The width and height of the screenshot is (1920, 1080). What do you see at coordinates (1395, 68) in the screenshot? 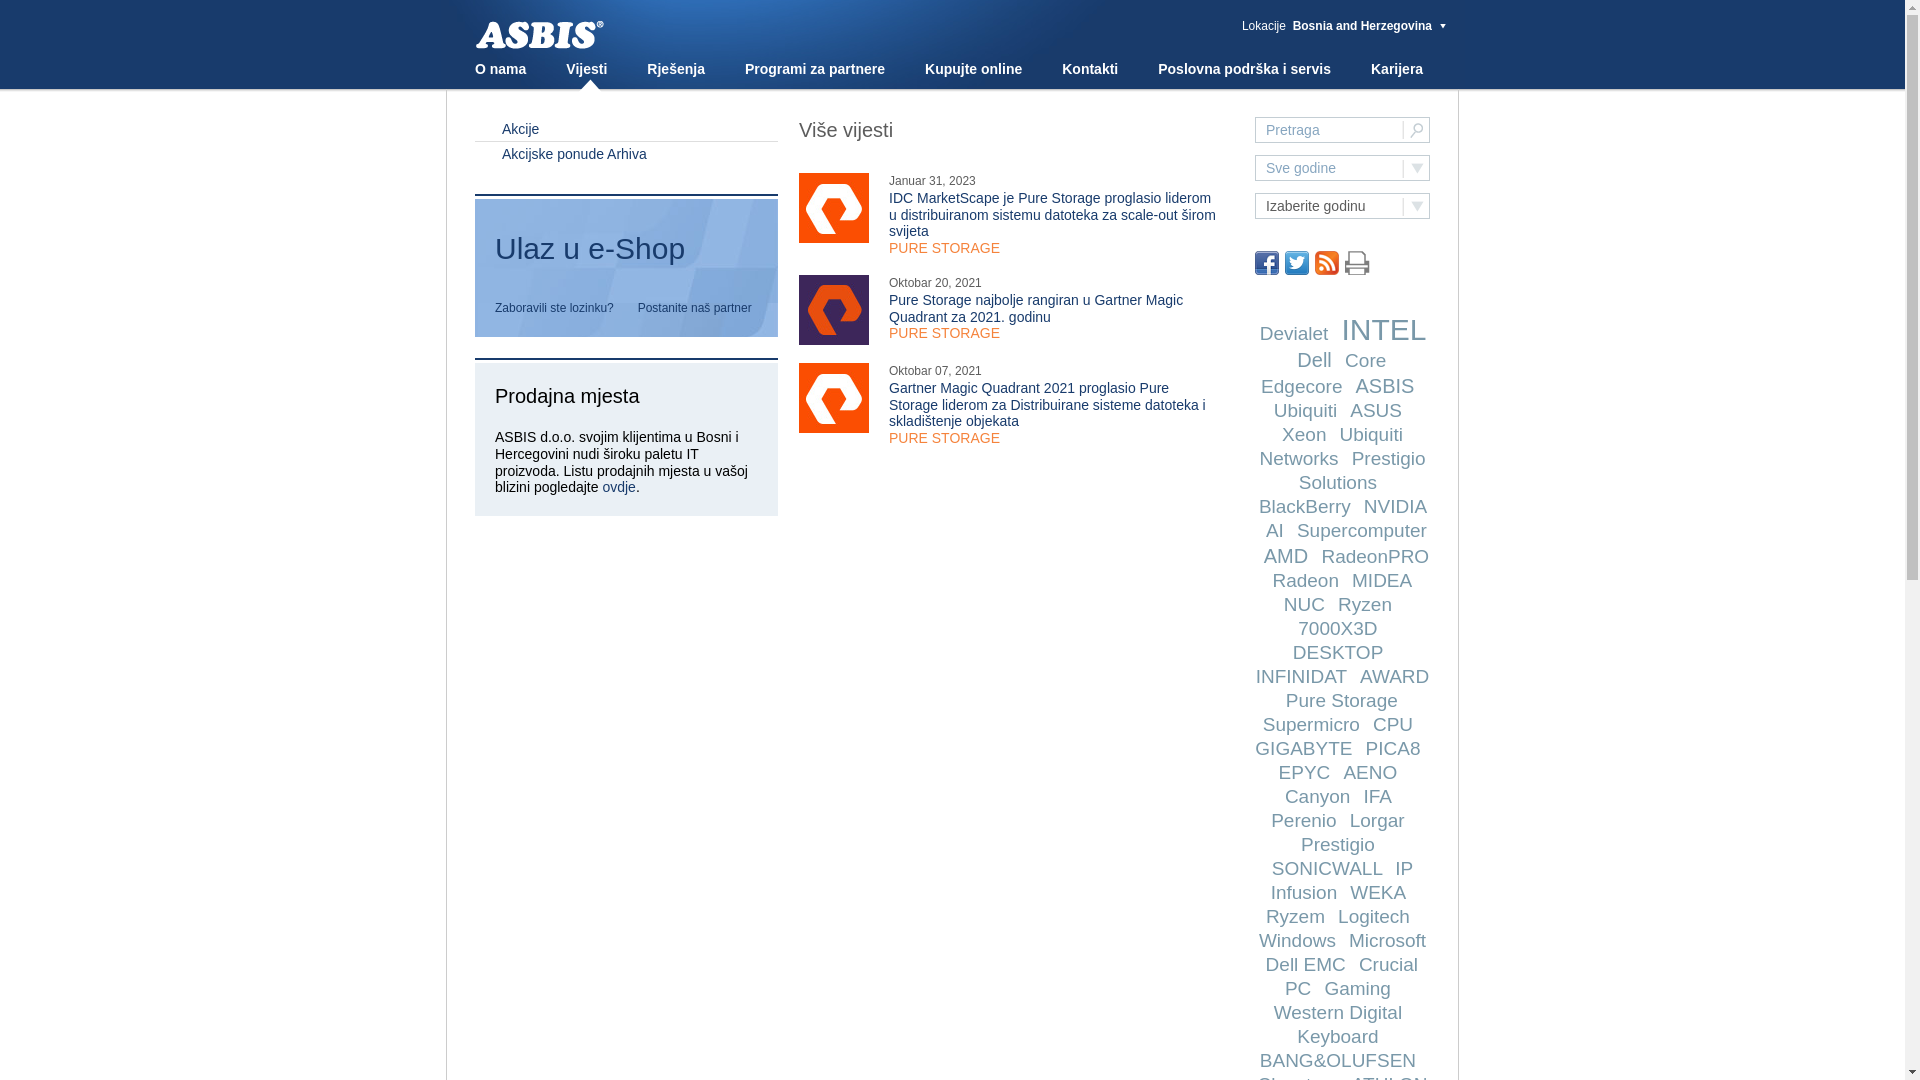
I see `'Karijera'` at bounding box center [1395, 68].